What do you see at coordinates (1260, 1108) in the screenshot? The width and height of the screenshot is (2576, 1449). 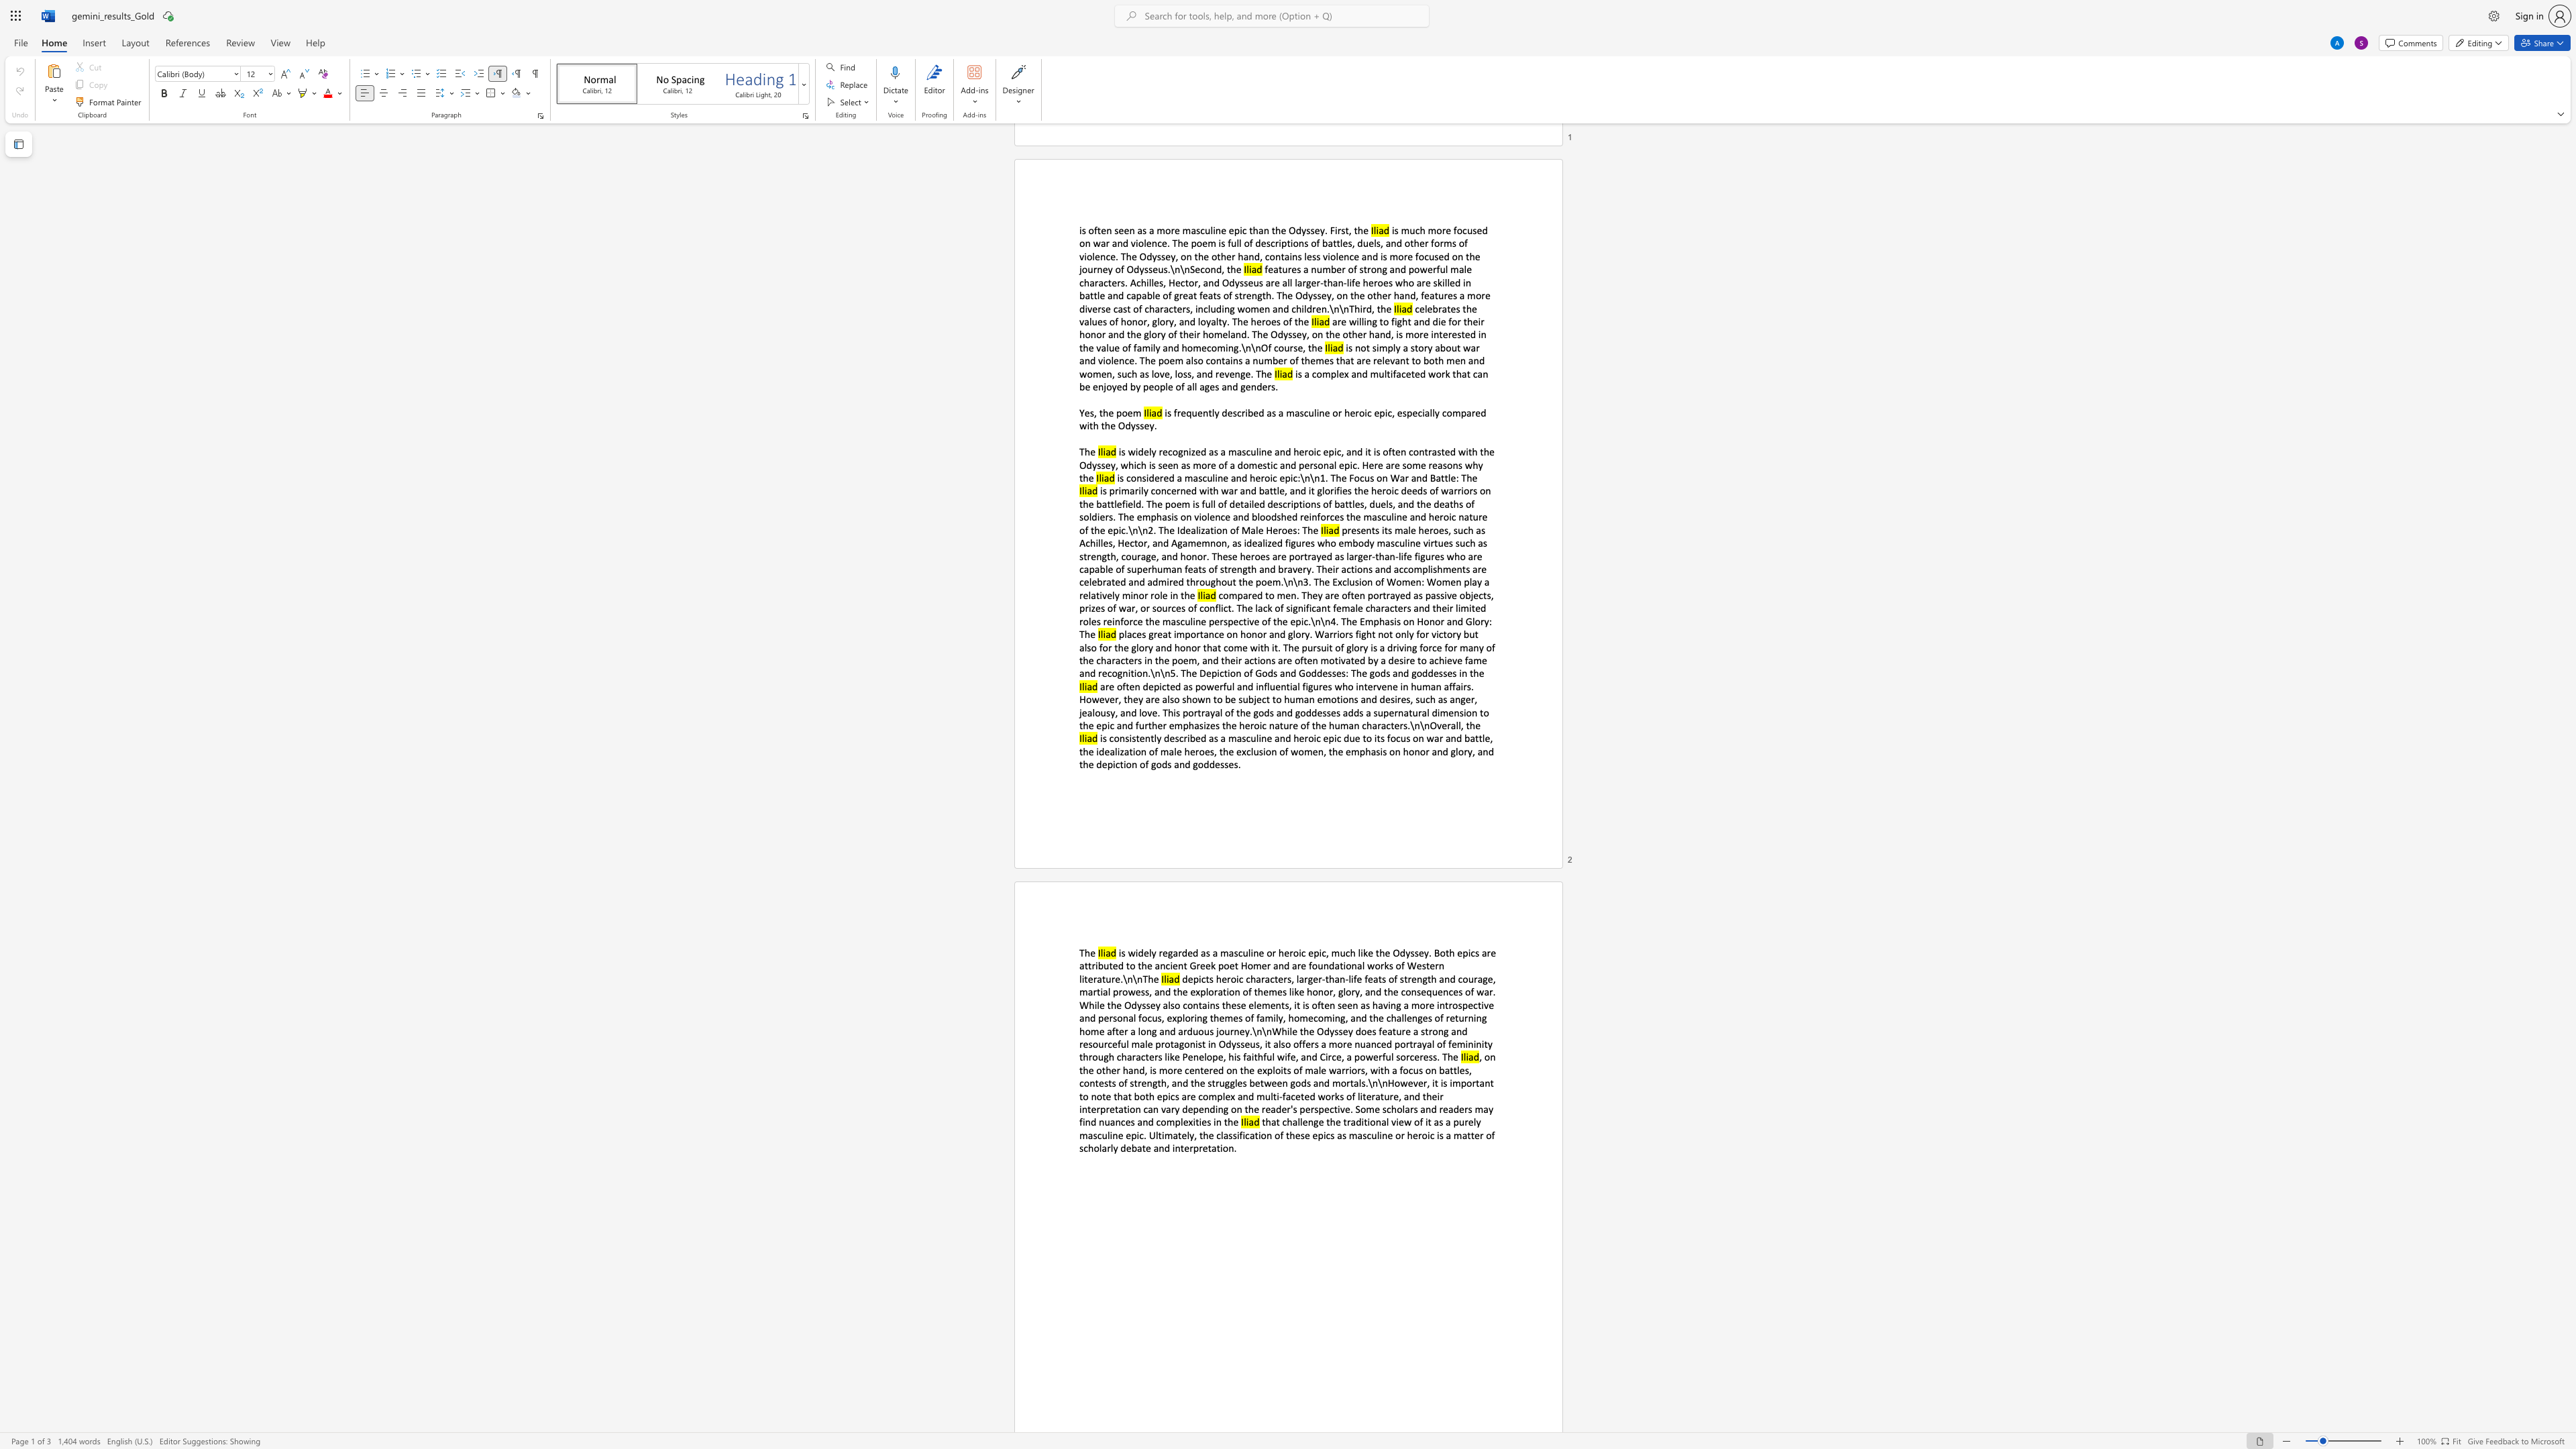 I see `the subset text "reader" within the text ", on the other hand, is more centered on the exploits of male warriors, with a focus on battles, contests of strength, and the struggles between gods and mortals.\n\nHowever, it is important to note that both epics are complex and multi-faceted works of literature, and their interpretation can vary depending on the reader"` at bounding box center [1260, 1108].